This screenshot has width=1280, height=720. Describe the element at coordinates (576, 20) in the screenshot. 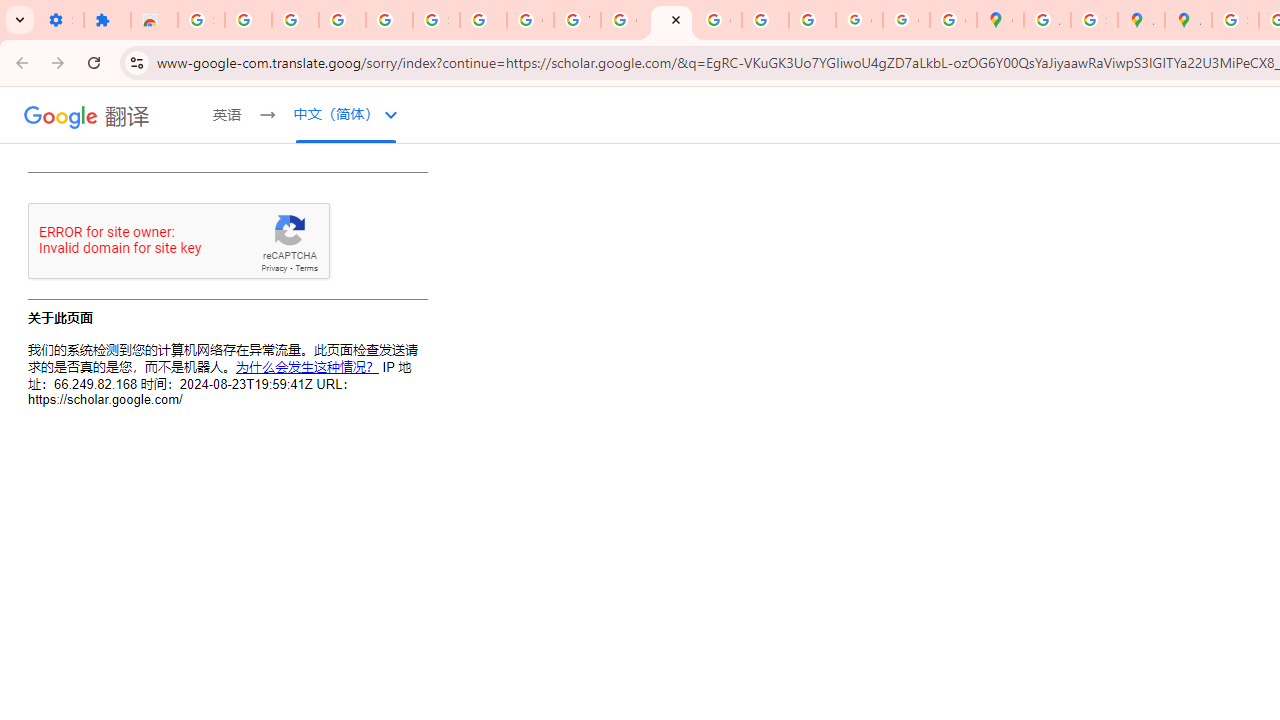

I see `'YouTube'` at that location.